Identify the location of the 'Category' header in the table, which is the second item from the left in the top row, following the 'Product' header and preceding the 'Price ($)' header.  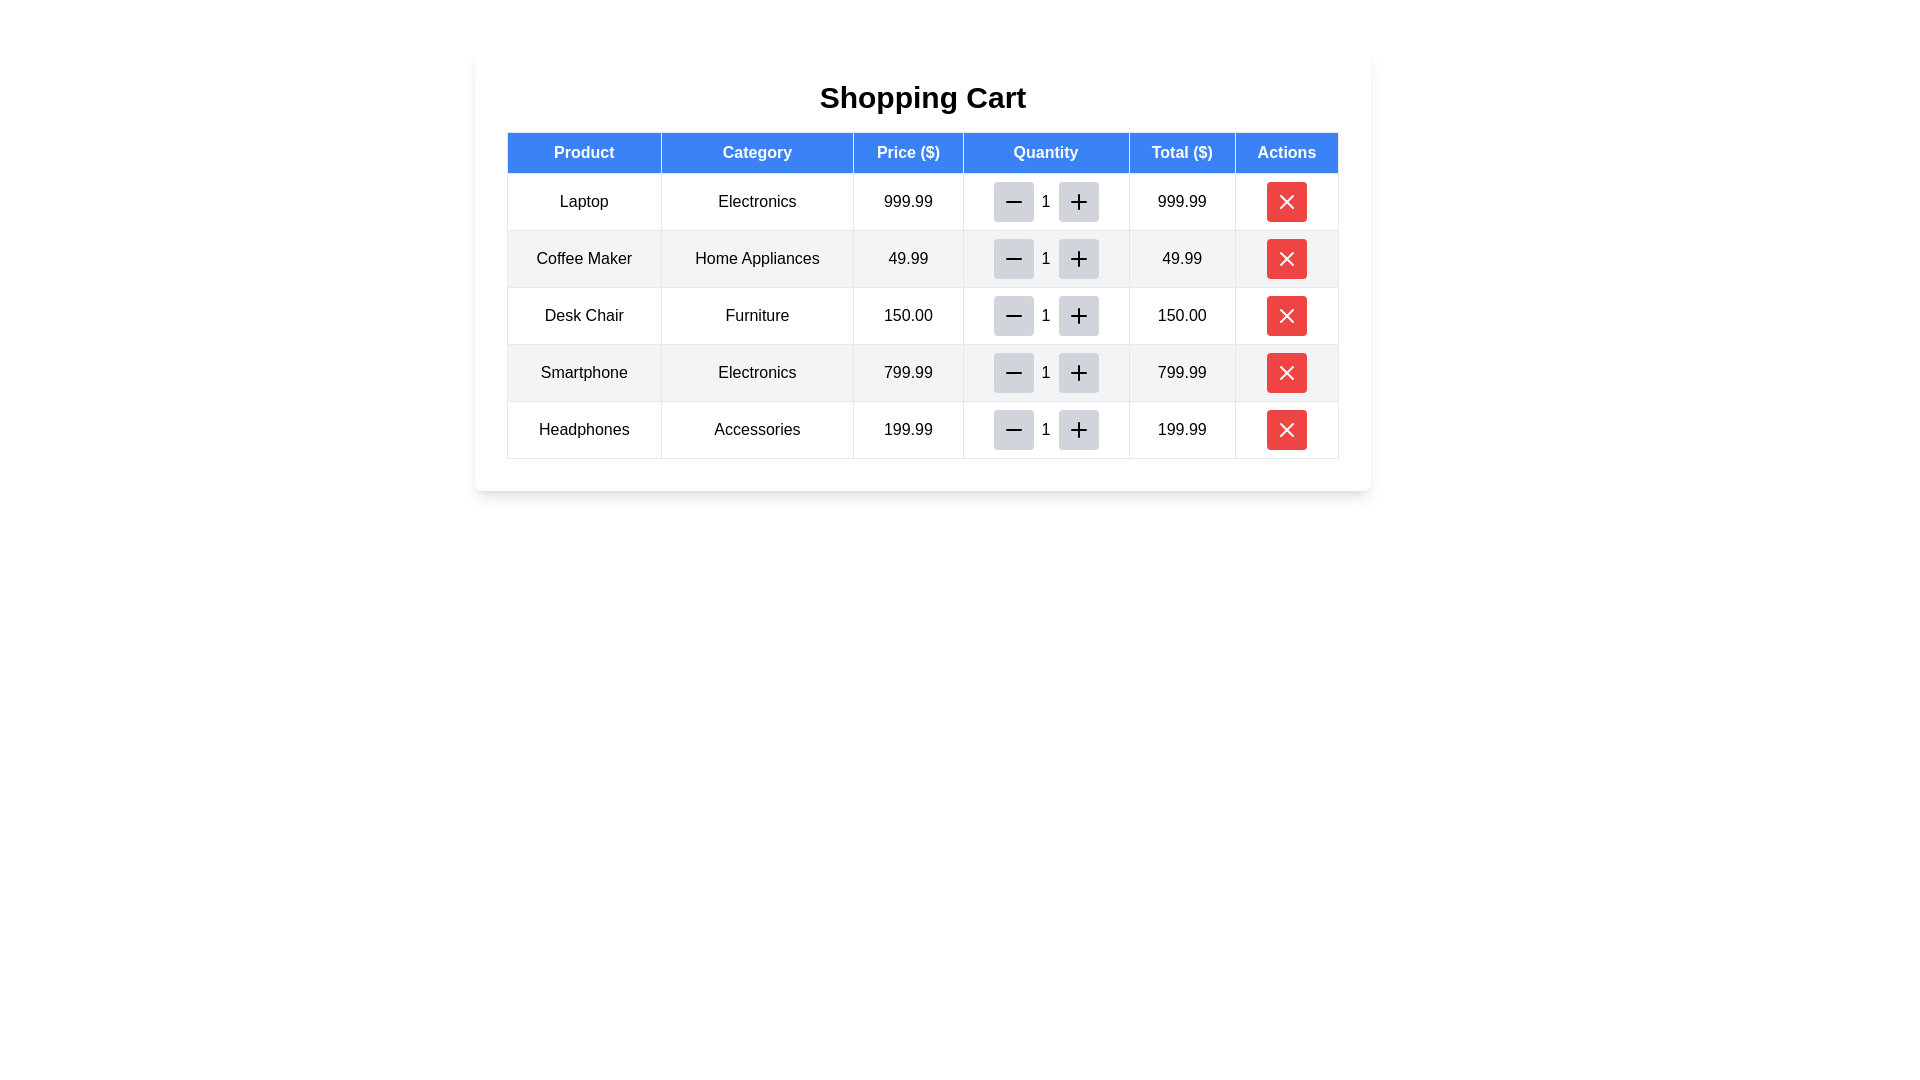
(756, 152).